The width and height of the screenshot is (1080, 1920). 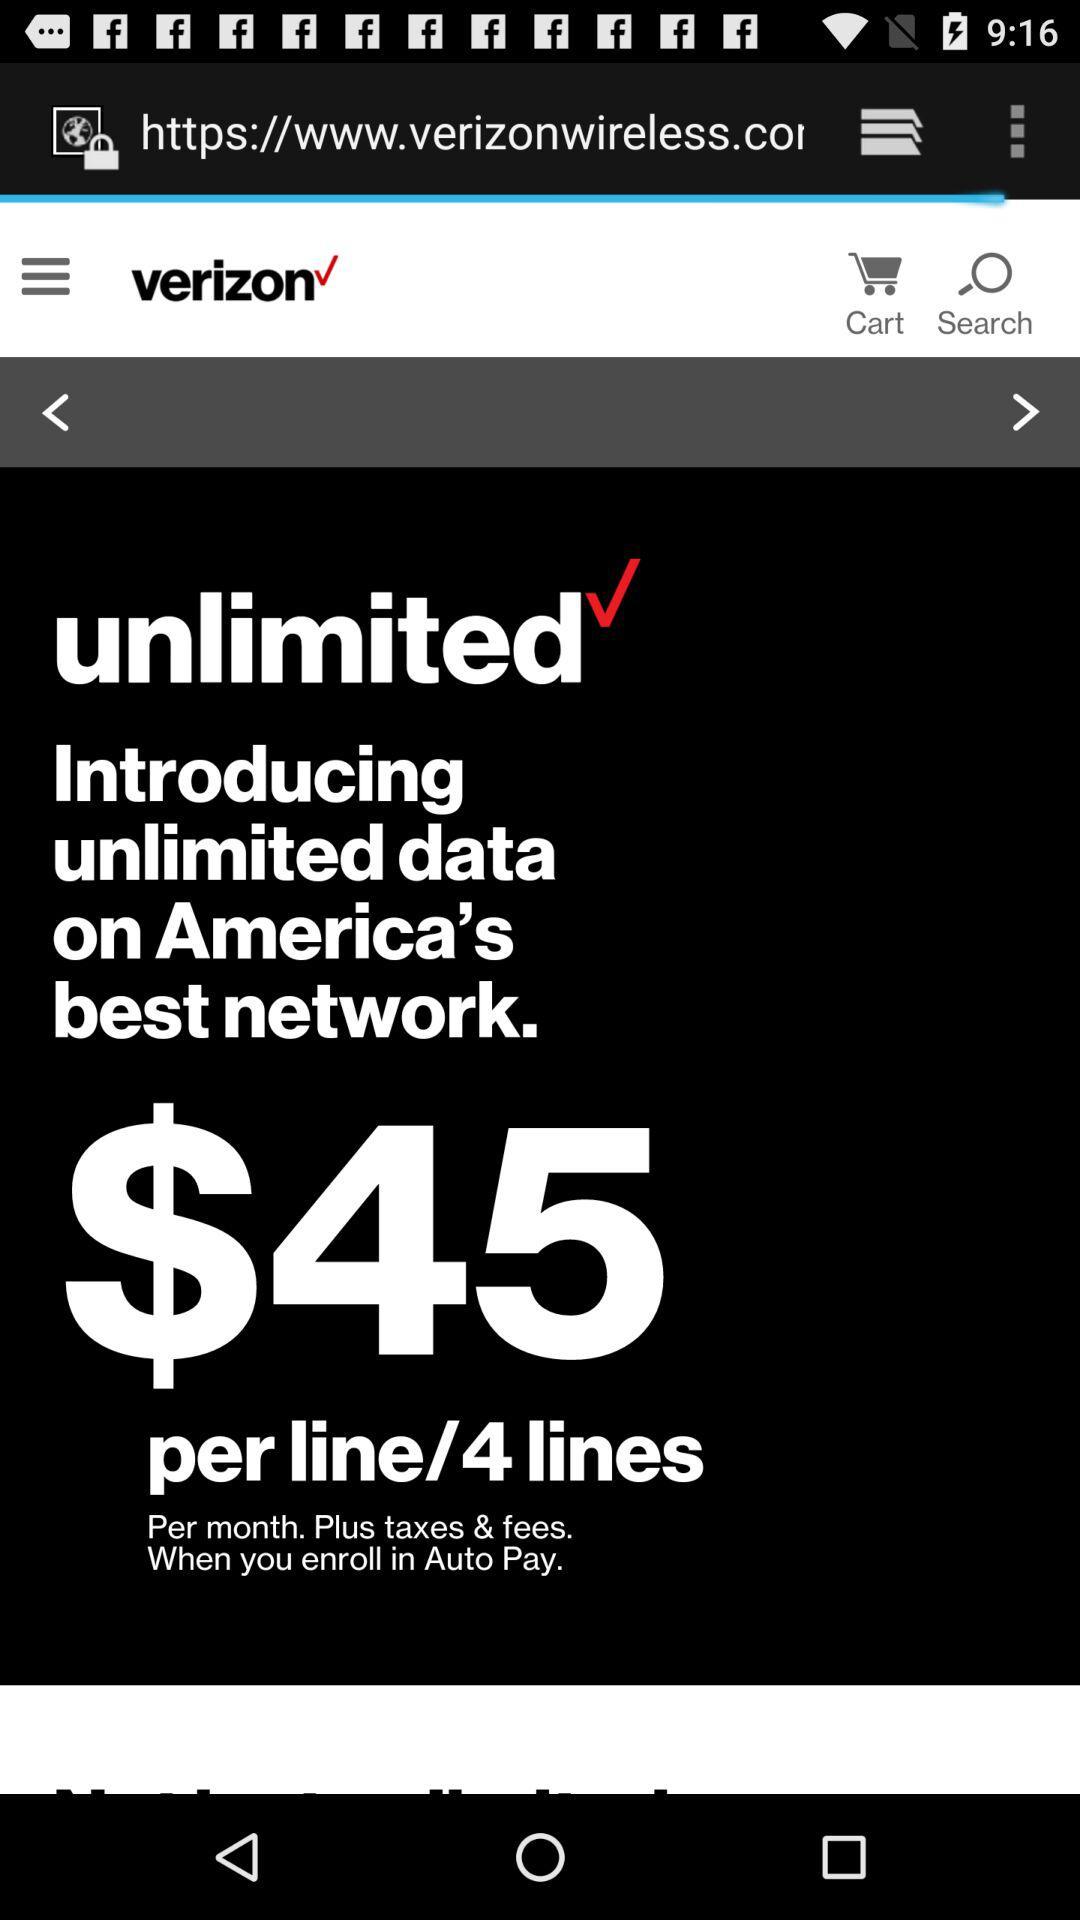 What do you see at coordinates (540, 996) in the screenshot?
I see `icon at the center` at bounding box center [540, 996].